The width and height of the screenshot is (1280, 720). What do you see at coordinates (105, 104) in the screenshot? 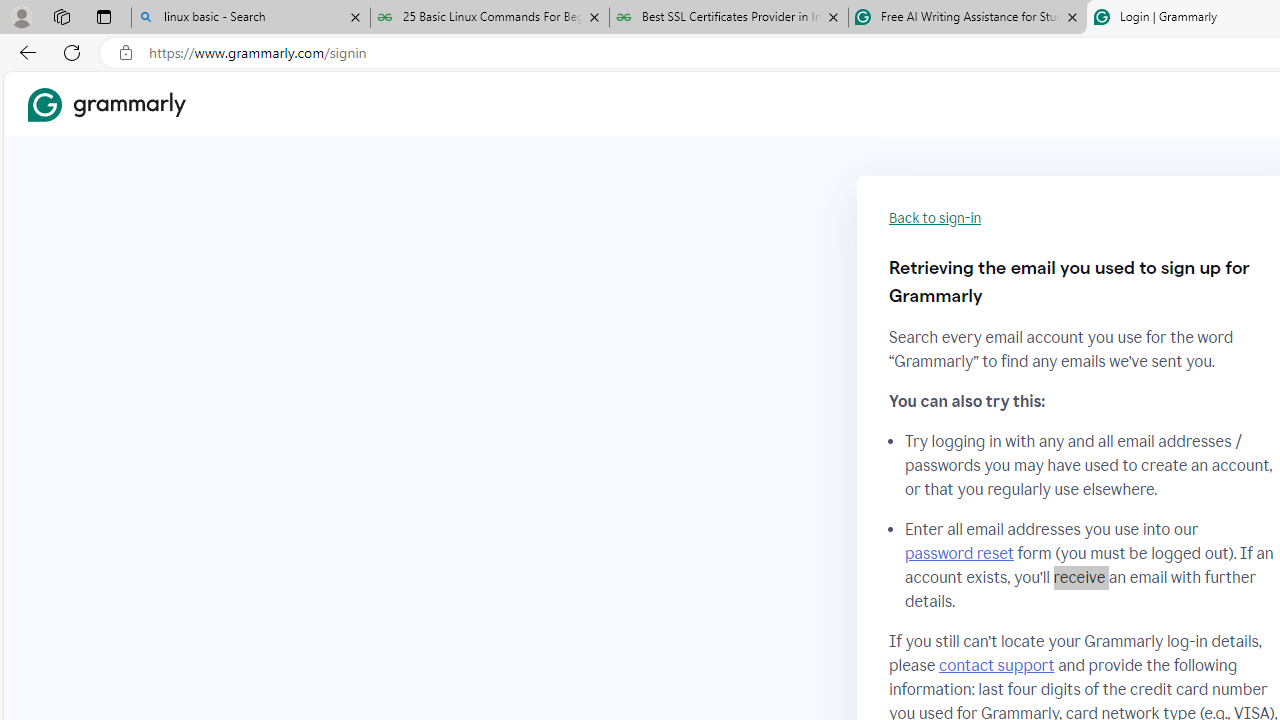
I see `'Grammarly Home'` at bounding box center [105, 104].